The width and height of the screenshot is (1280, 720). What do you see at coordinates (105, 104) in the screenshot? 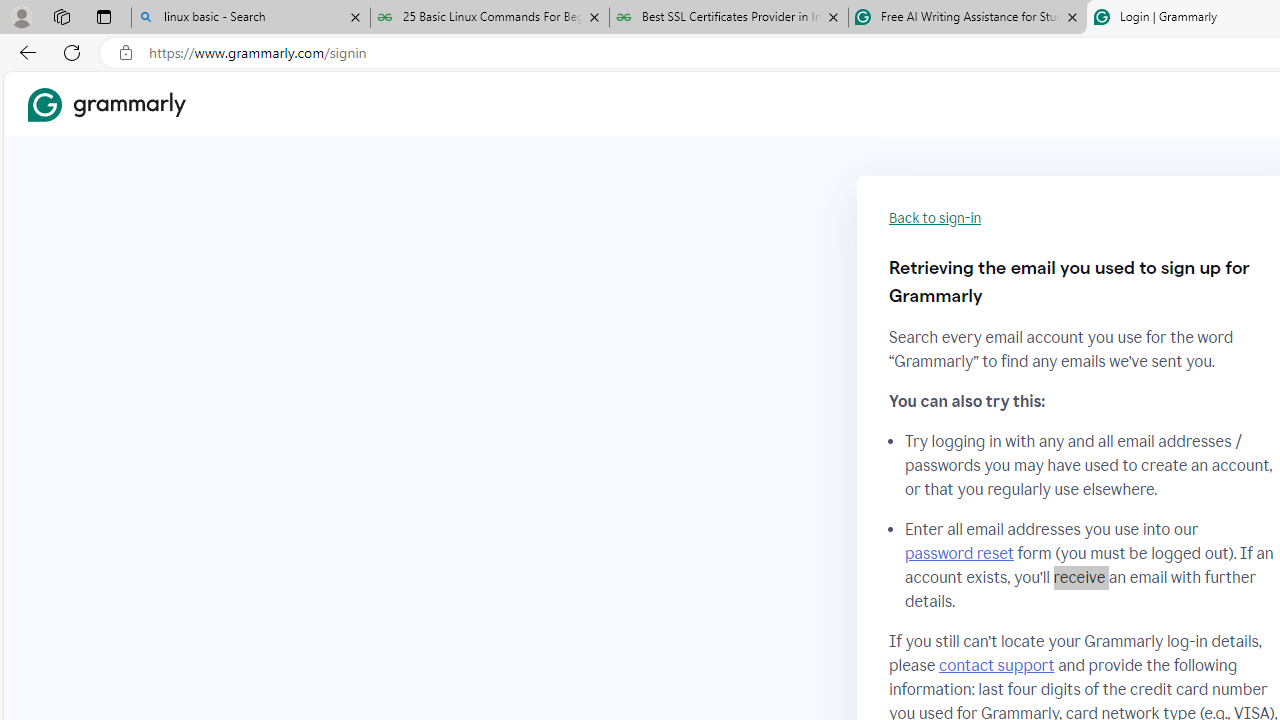
I see `'Grammarly Home'` at bounding box center [105, 104].